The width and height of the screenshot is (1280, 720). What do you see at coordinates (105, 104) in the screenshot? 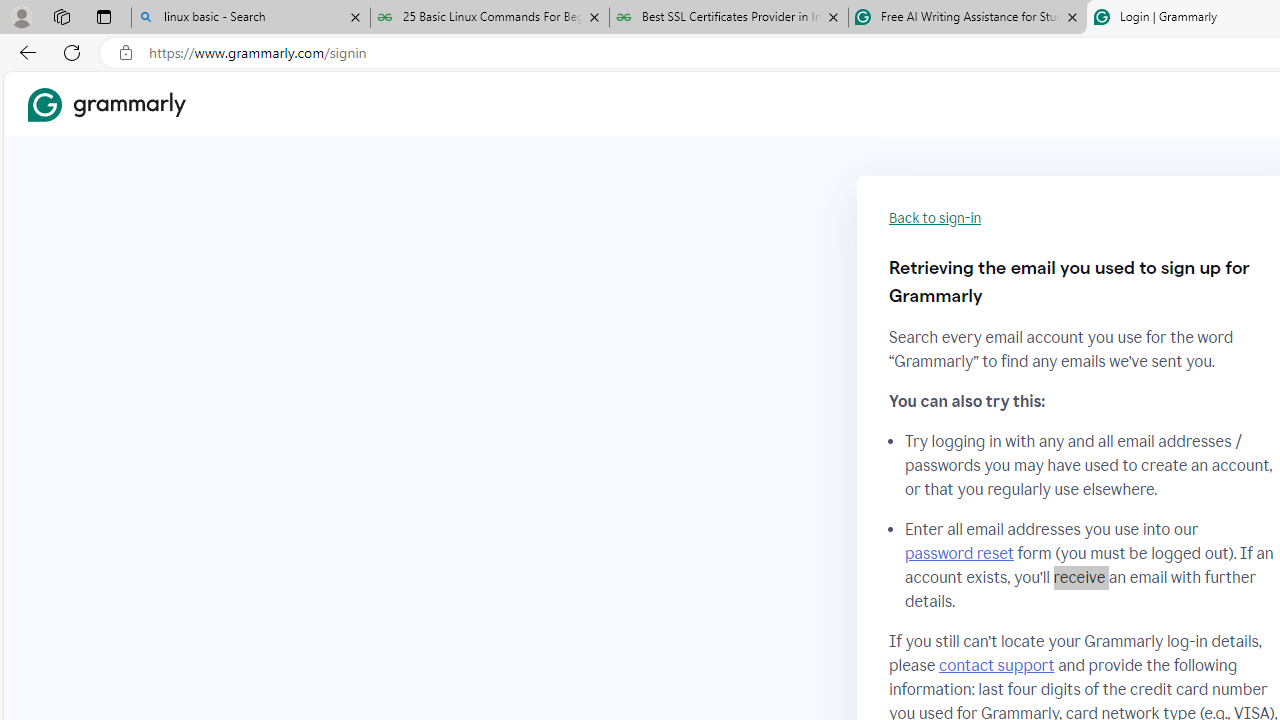
I see `'Grammarly Home'` at bounding box center [105, 104].